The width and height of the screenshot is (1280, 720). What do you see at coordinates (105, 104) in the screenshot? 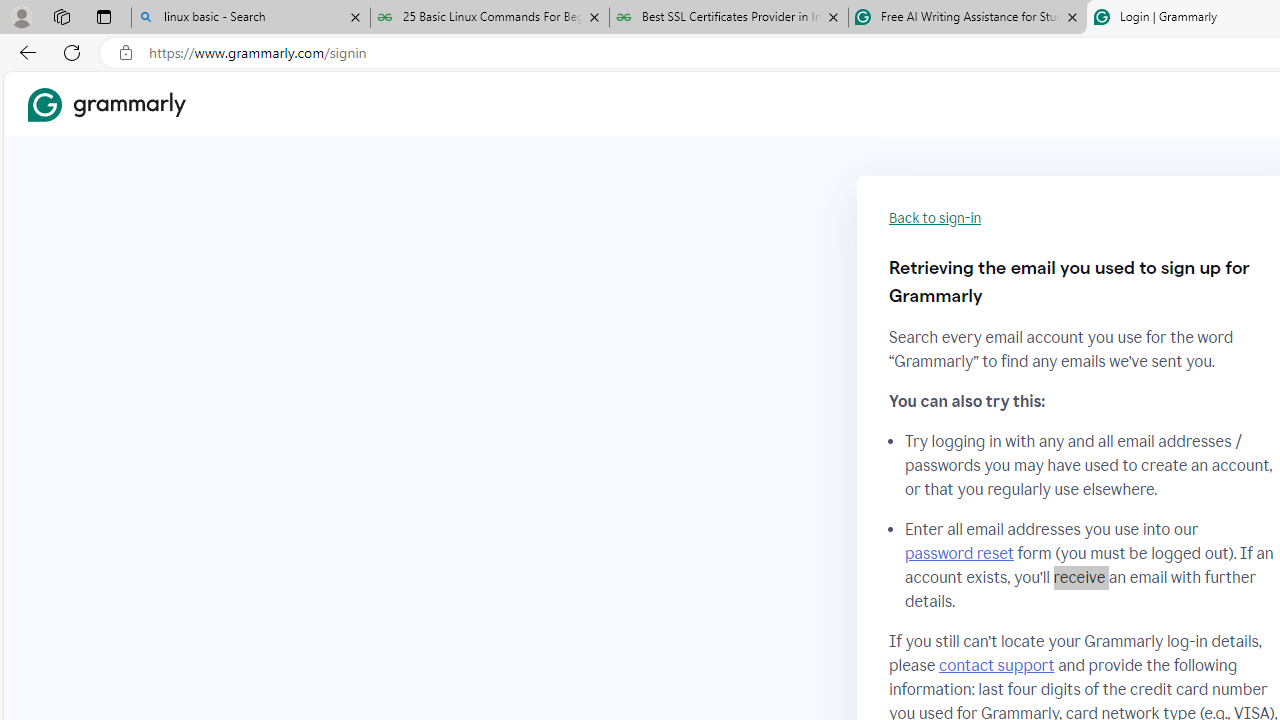
I see `'Grammarly Home'` at bounding box center [105, 104].